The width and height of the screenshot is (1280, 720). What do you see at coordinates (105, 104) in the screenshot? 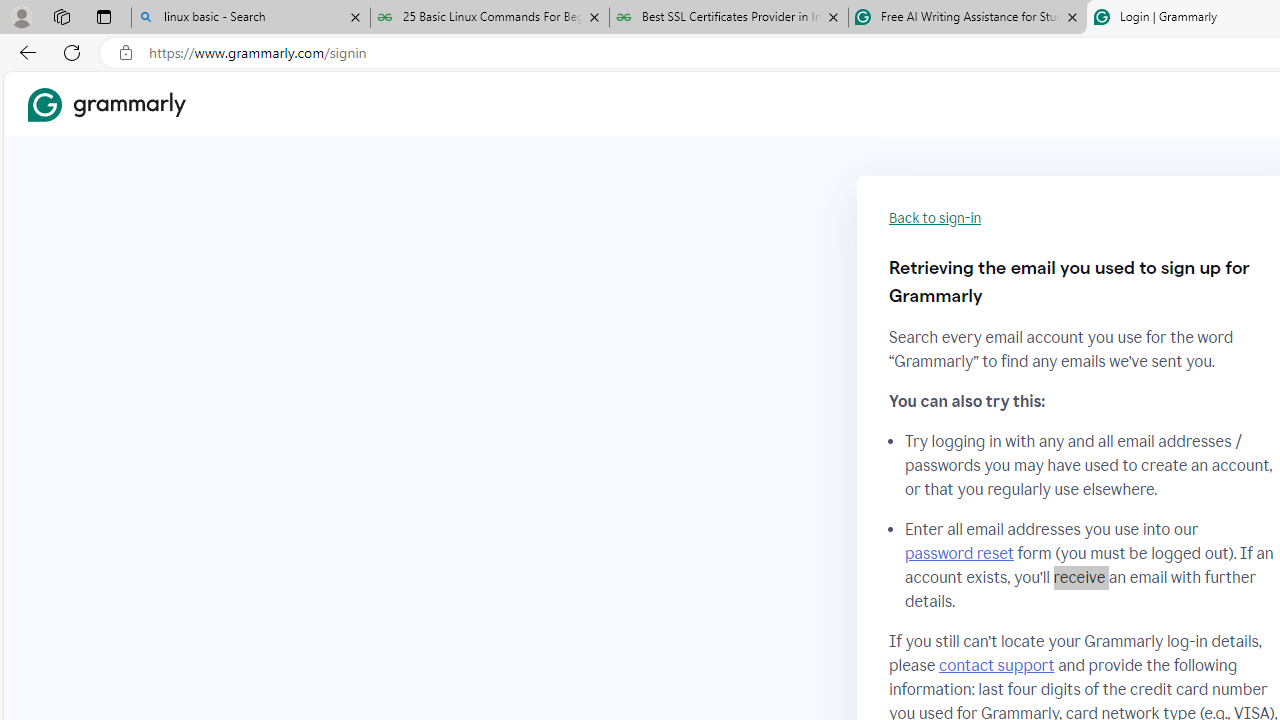
I see `'Grammarly Home'` at bounding box center [105, 104].